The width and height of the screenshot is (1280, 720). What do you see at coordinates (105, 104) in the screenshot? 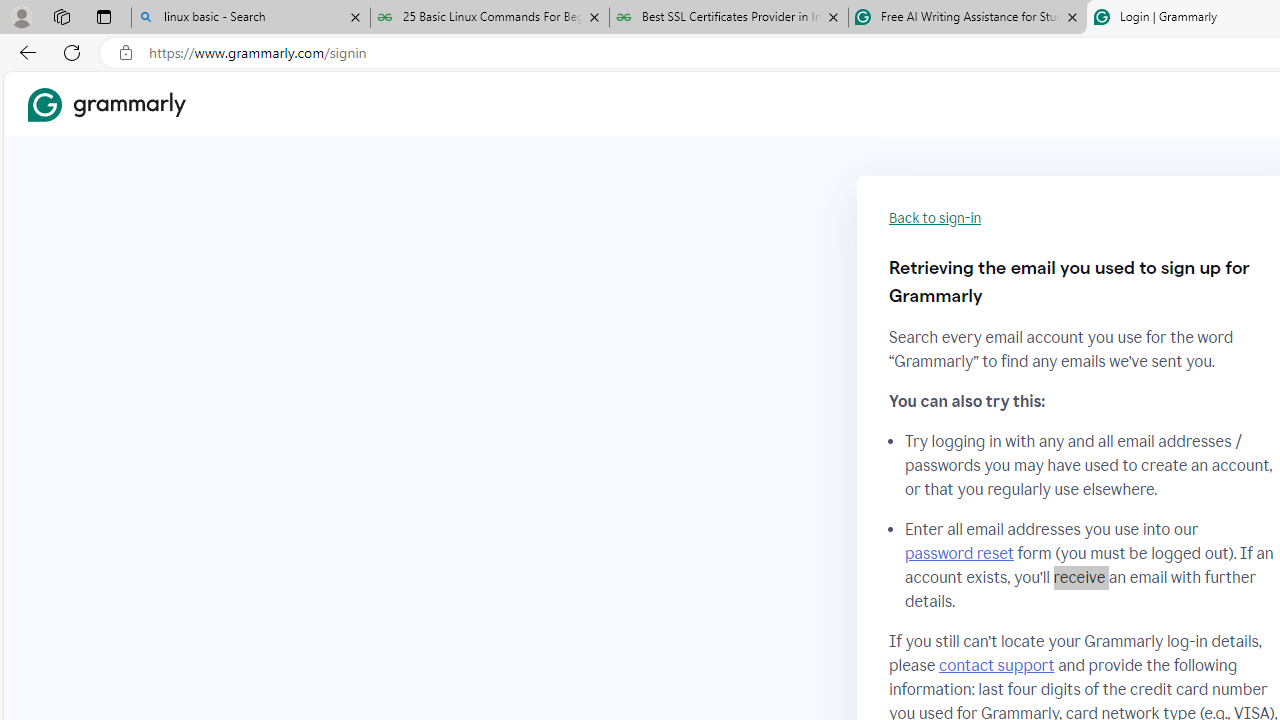
I see `'Grammarly Home'` at bounding box center [105, 104].